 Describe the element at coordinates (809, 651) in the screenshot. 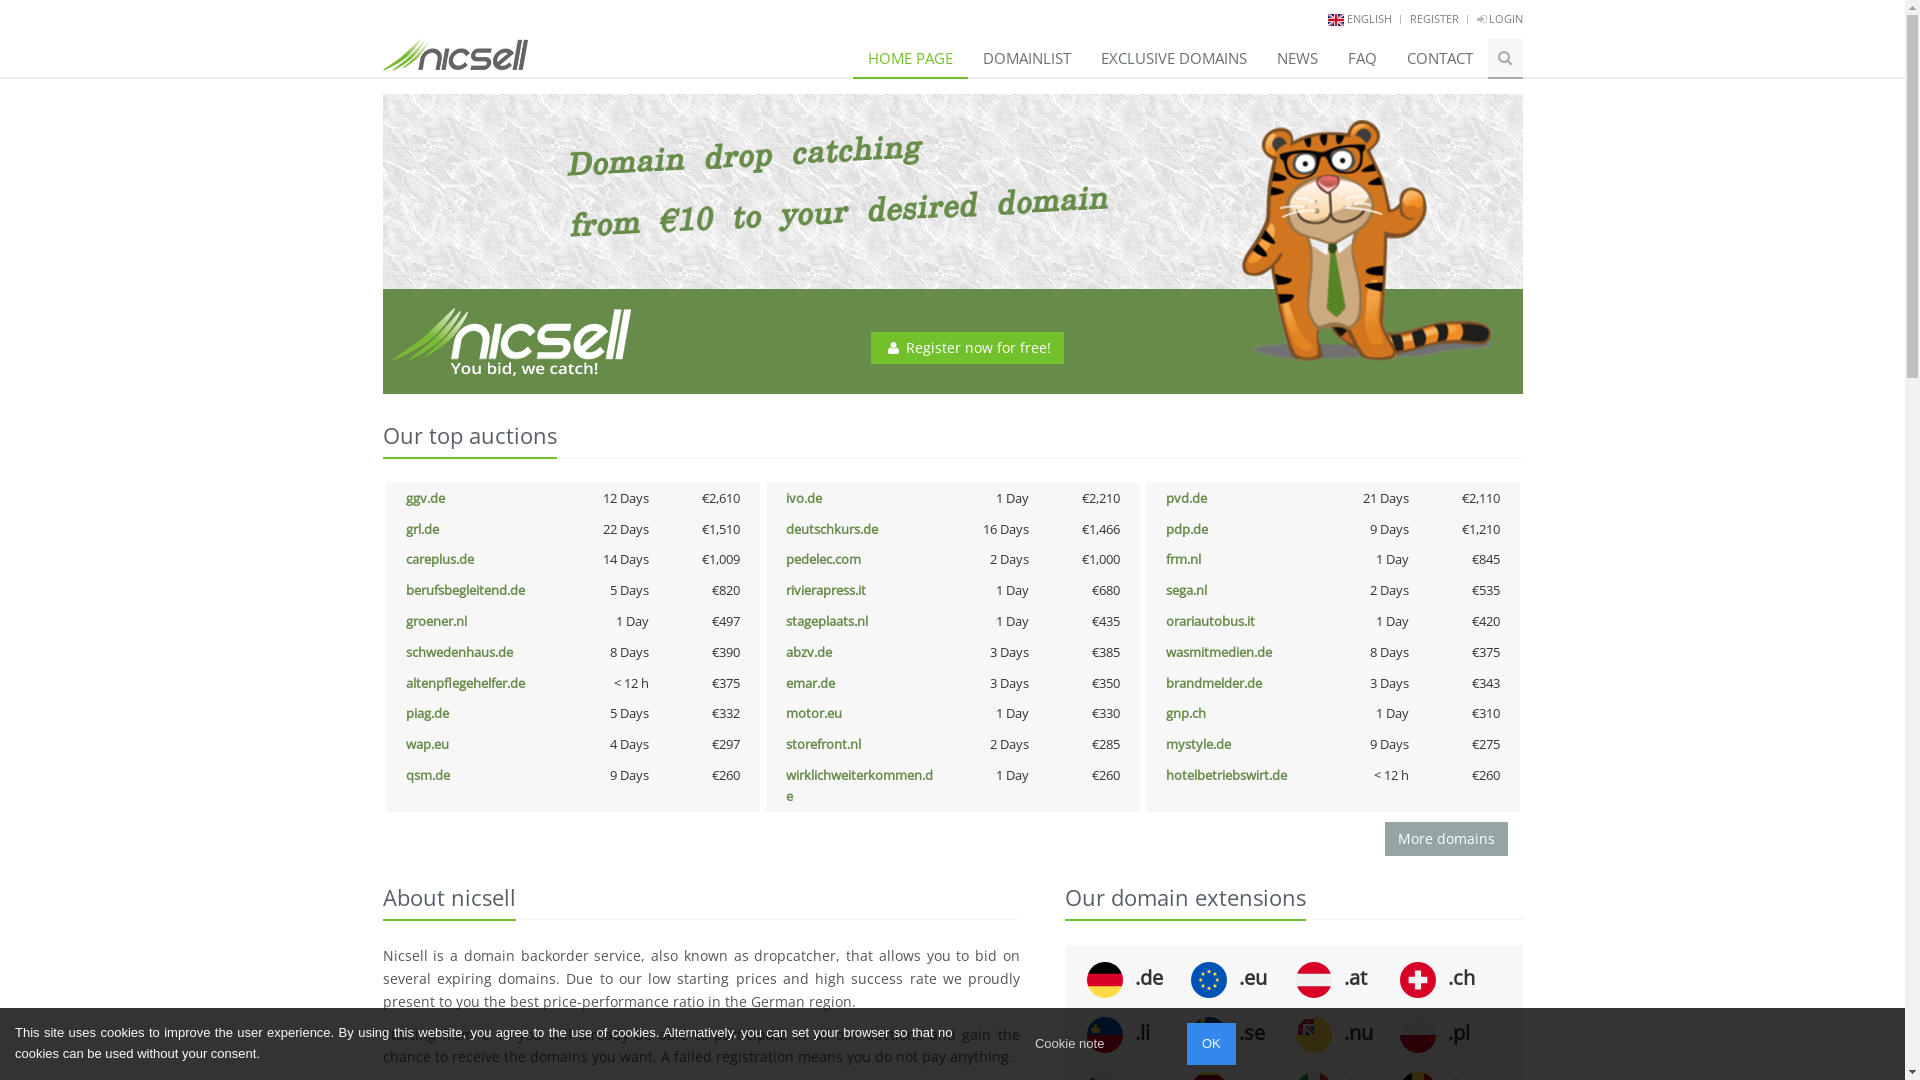

I see `'abzv.de'` at that location.